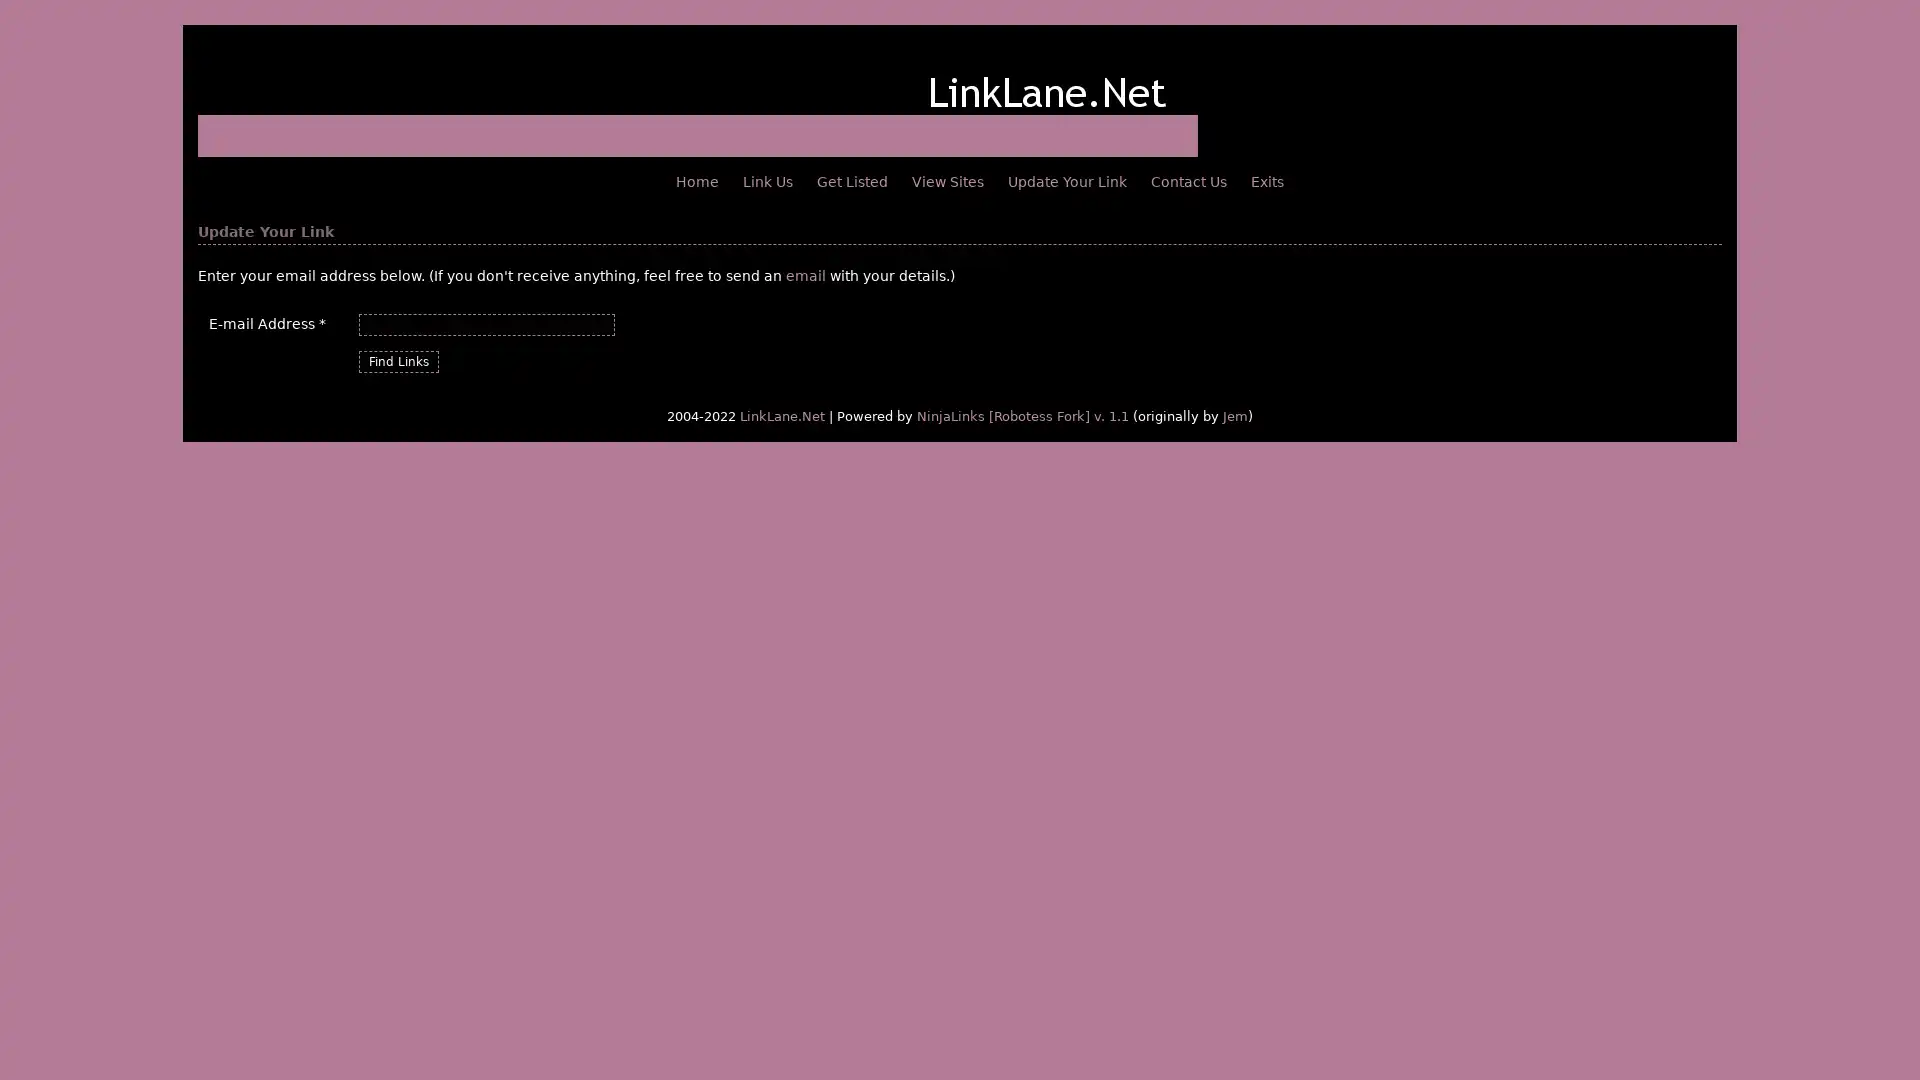 This screenshot has width=1920, height=1080. What do you see at coordinates (398, 362) in the screenshot?
I see `Find Links` at bounding box center [398, 362].